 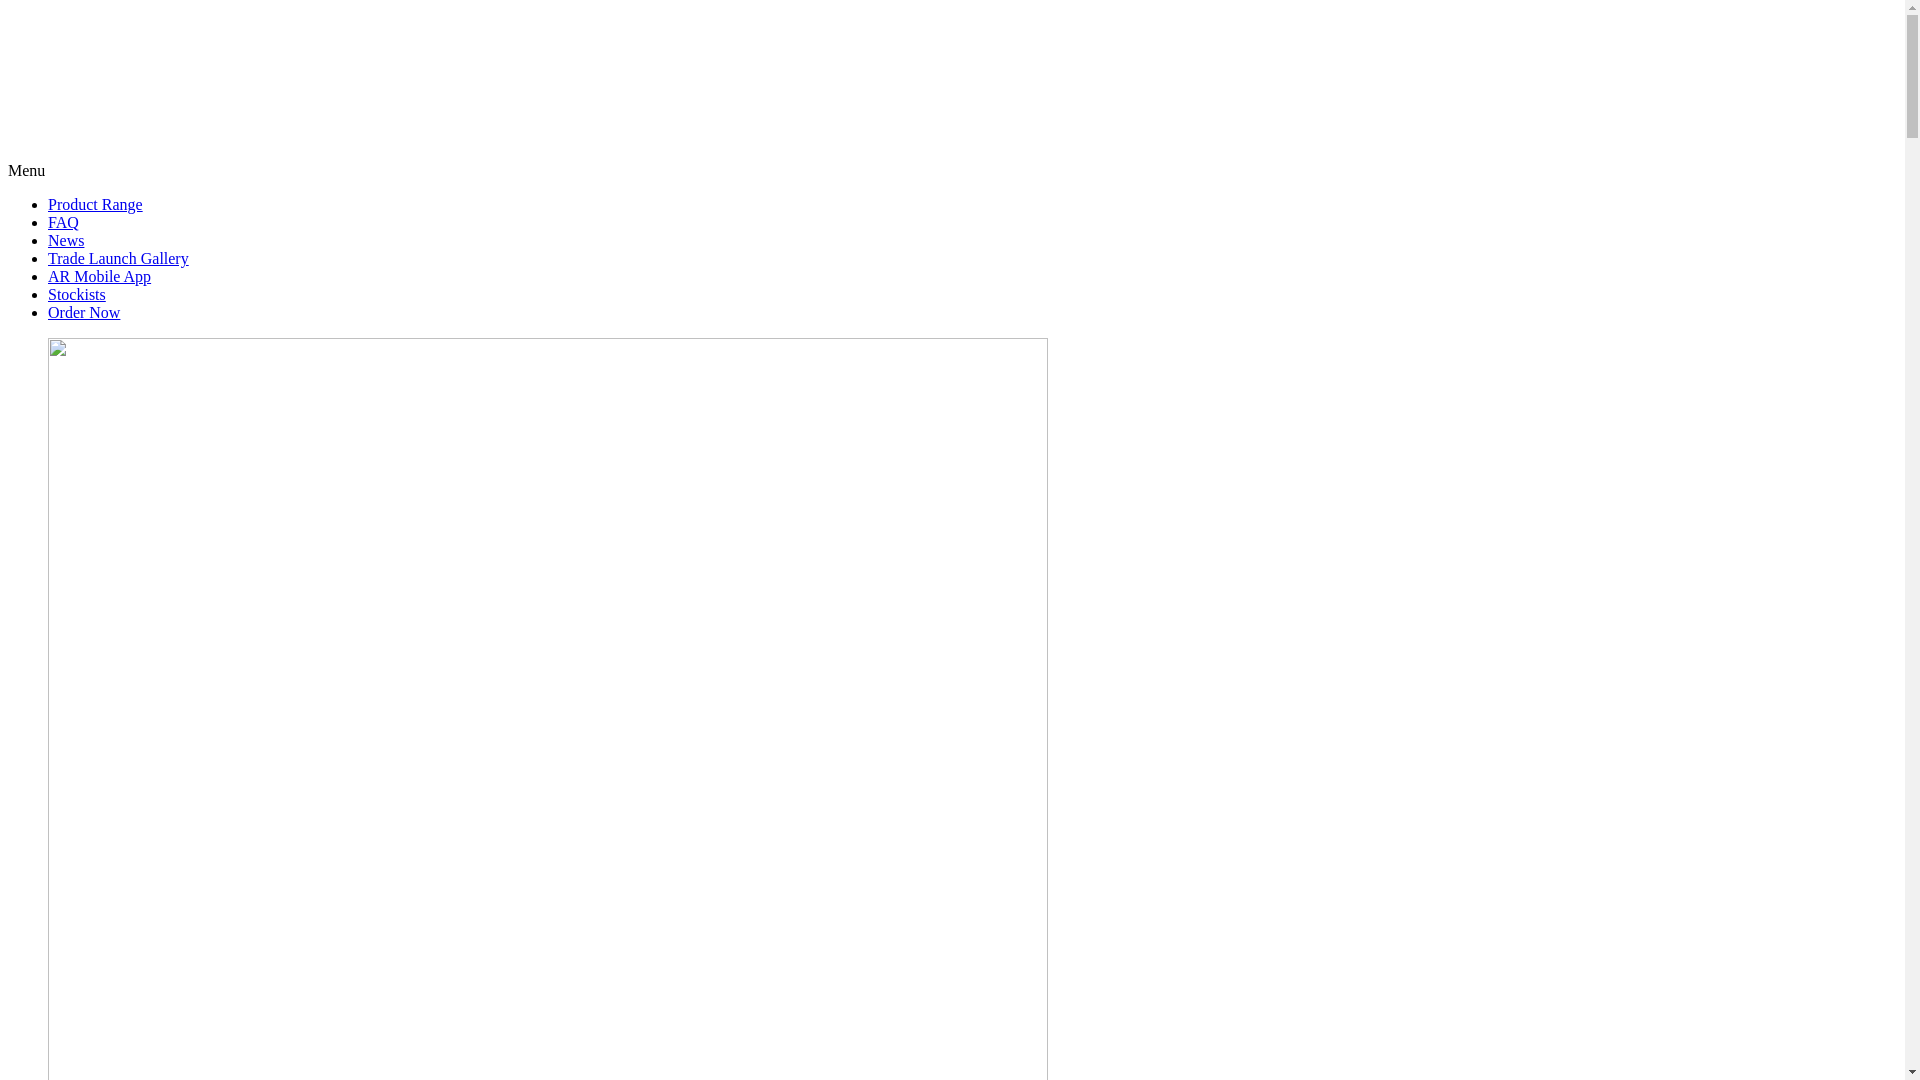 What do you see at coordinates (94, 204) in the screenshot?
I see `'Product Range'` at bounding box center [94, 204].